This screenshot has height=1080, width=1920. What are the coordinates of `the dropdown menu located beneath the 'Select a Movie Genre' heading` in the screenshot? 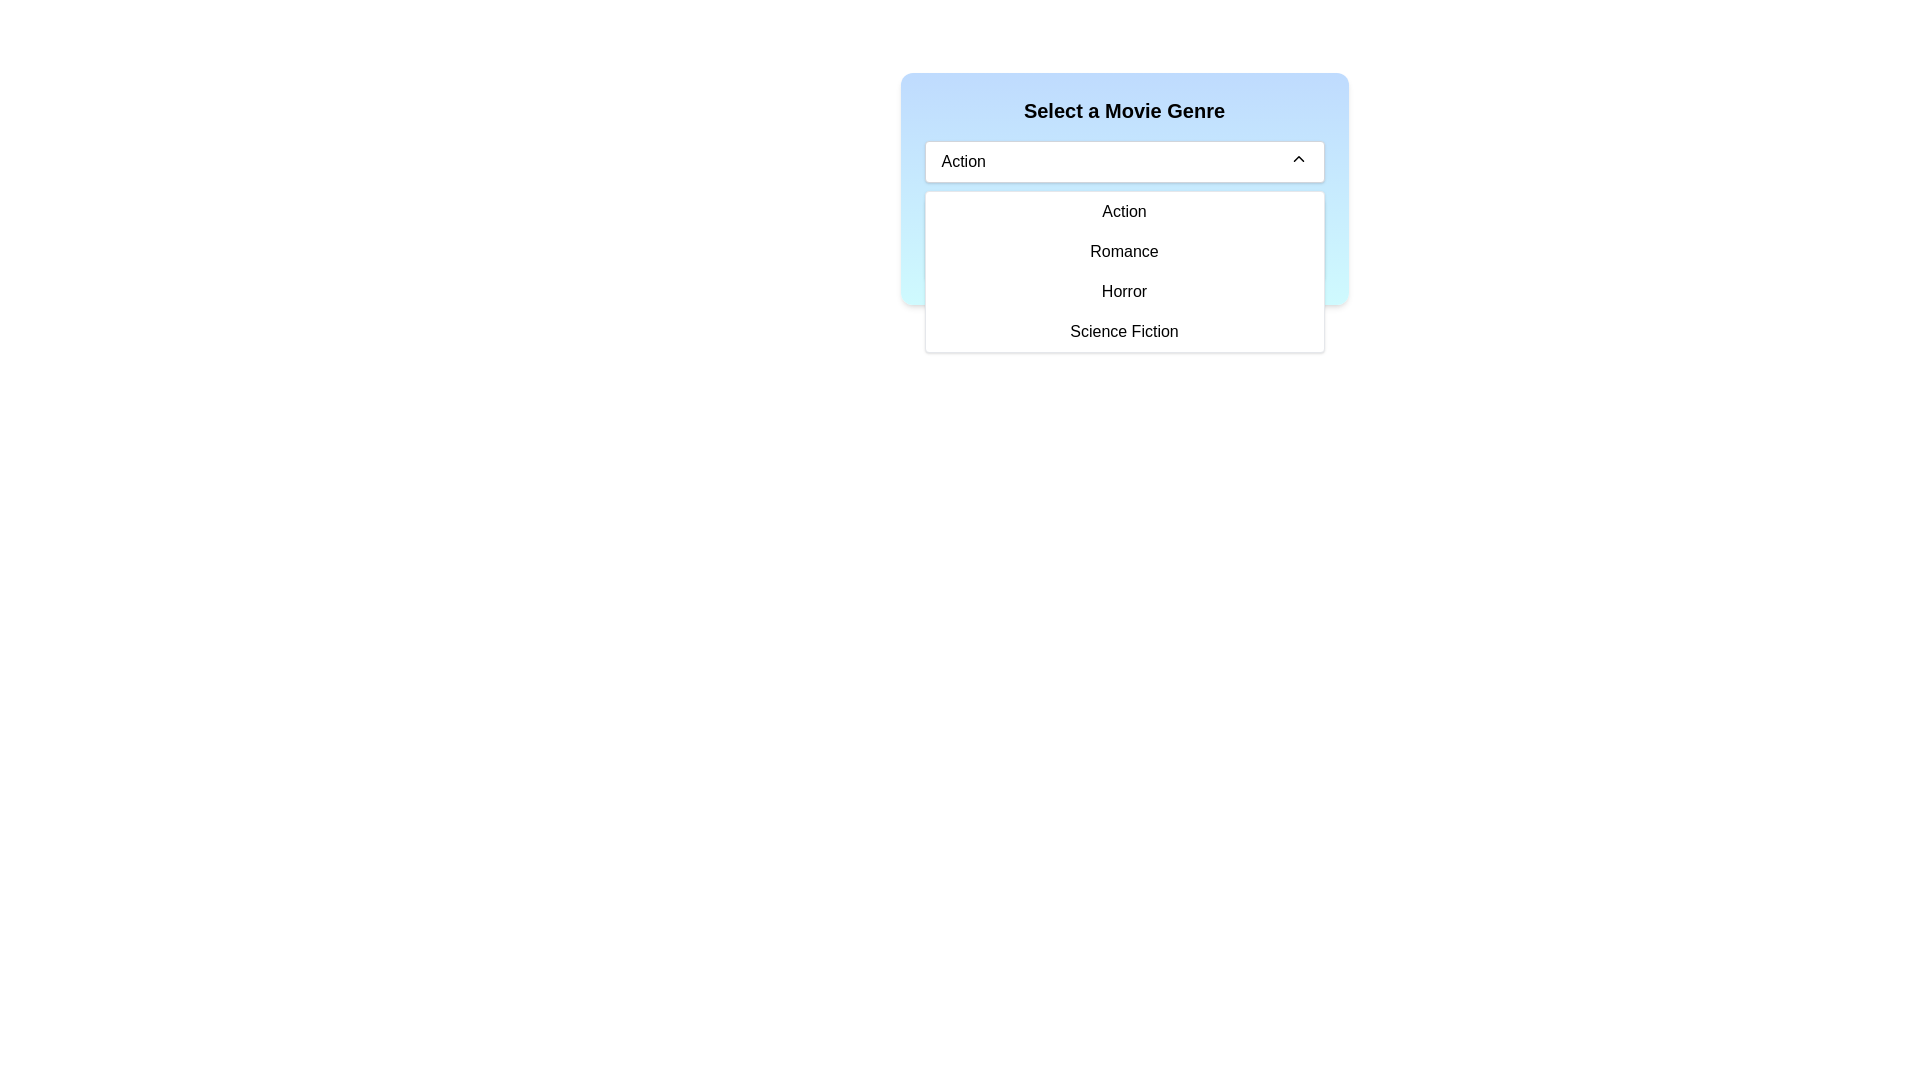 It's located at (1124, 189).